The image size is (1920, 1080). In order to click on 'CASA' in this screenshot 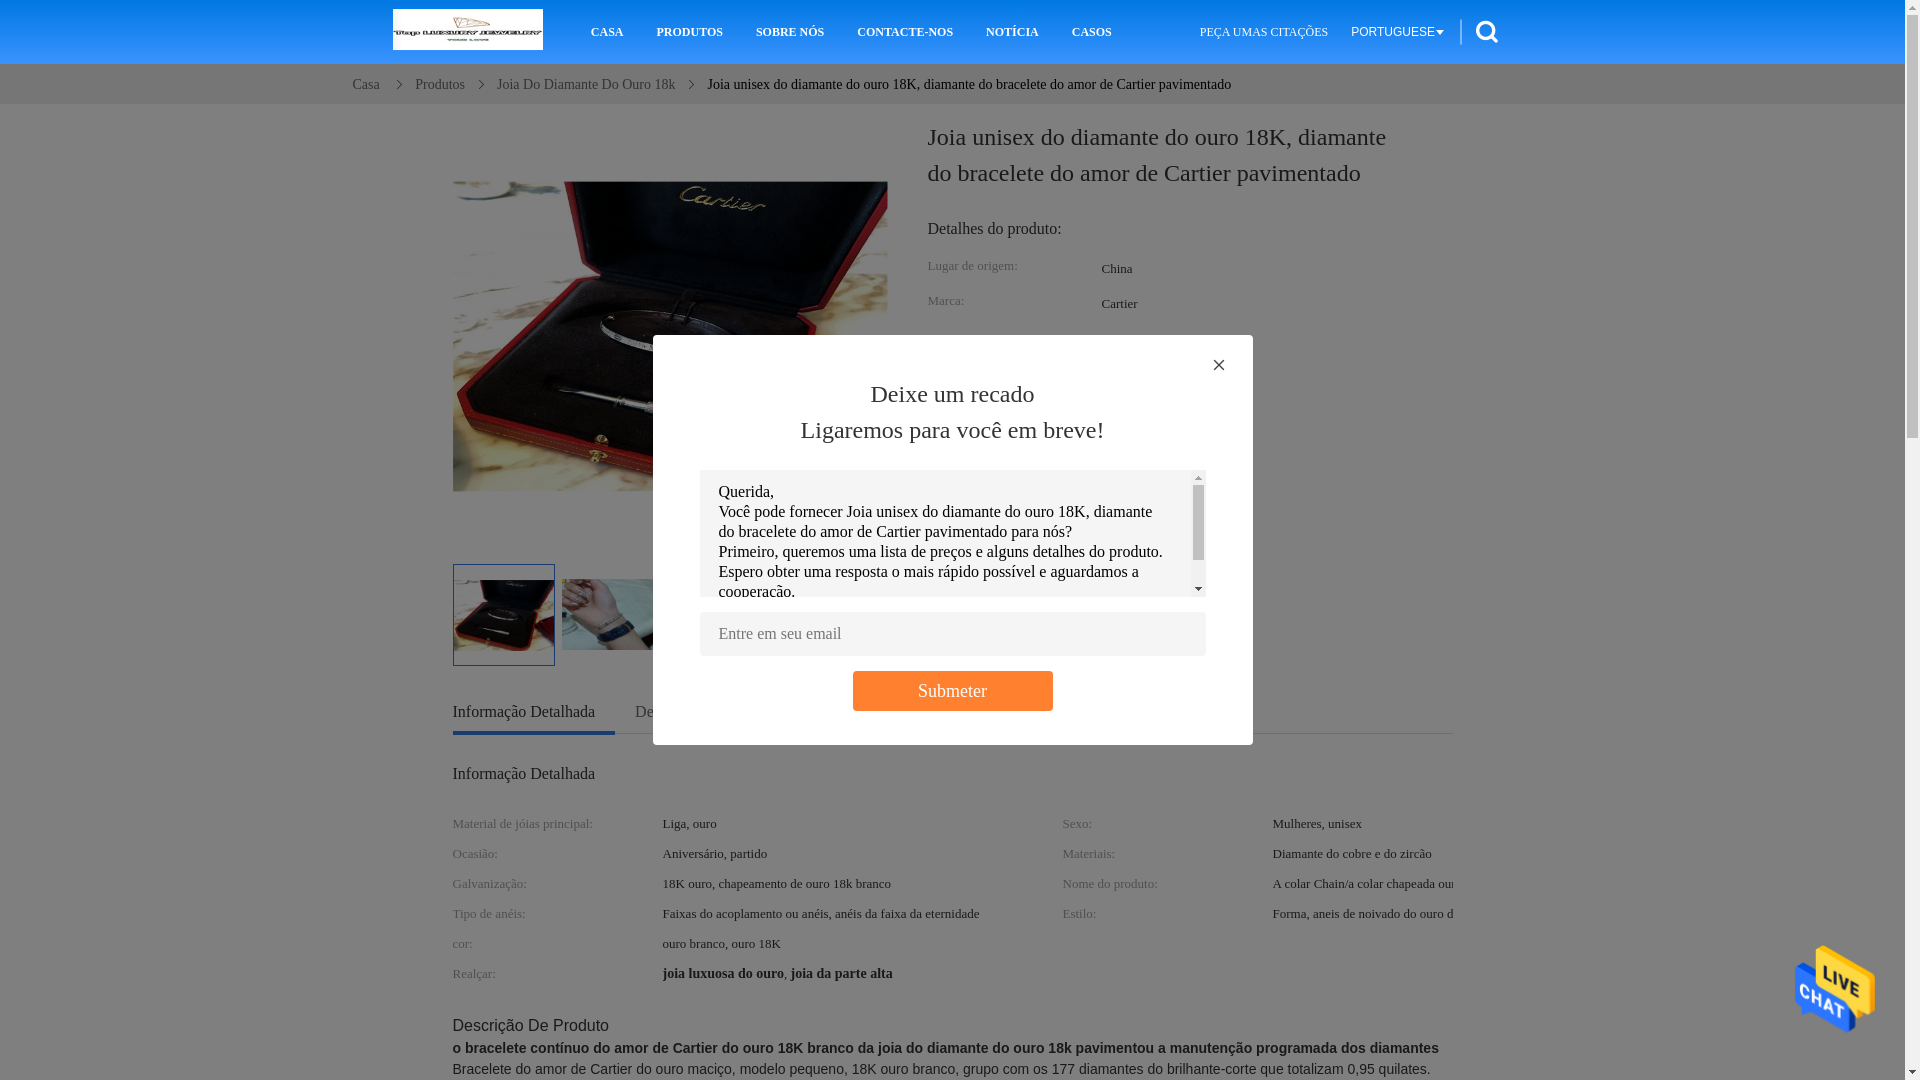, I will do `click(606, 31)`.